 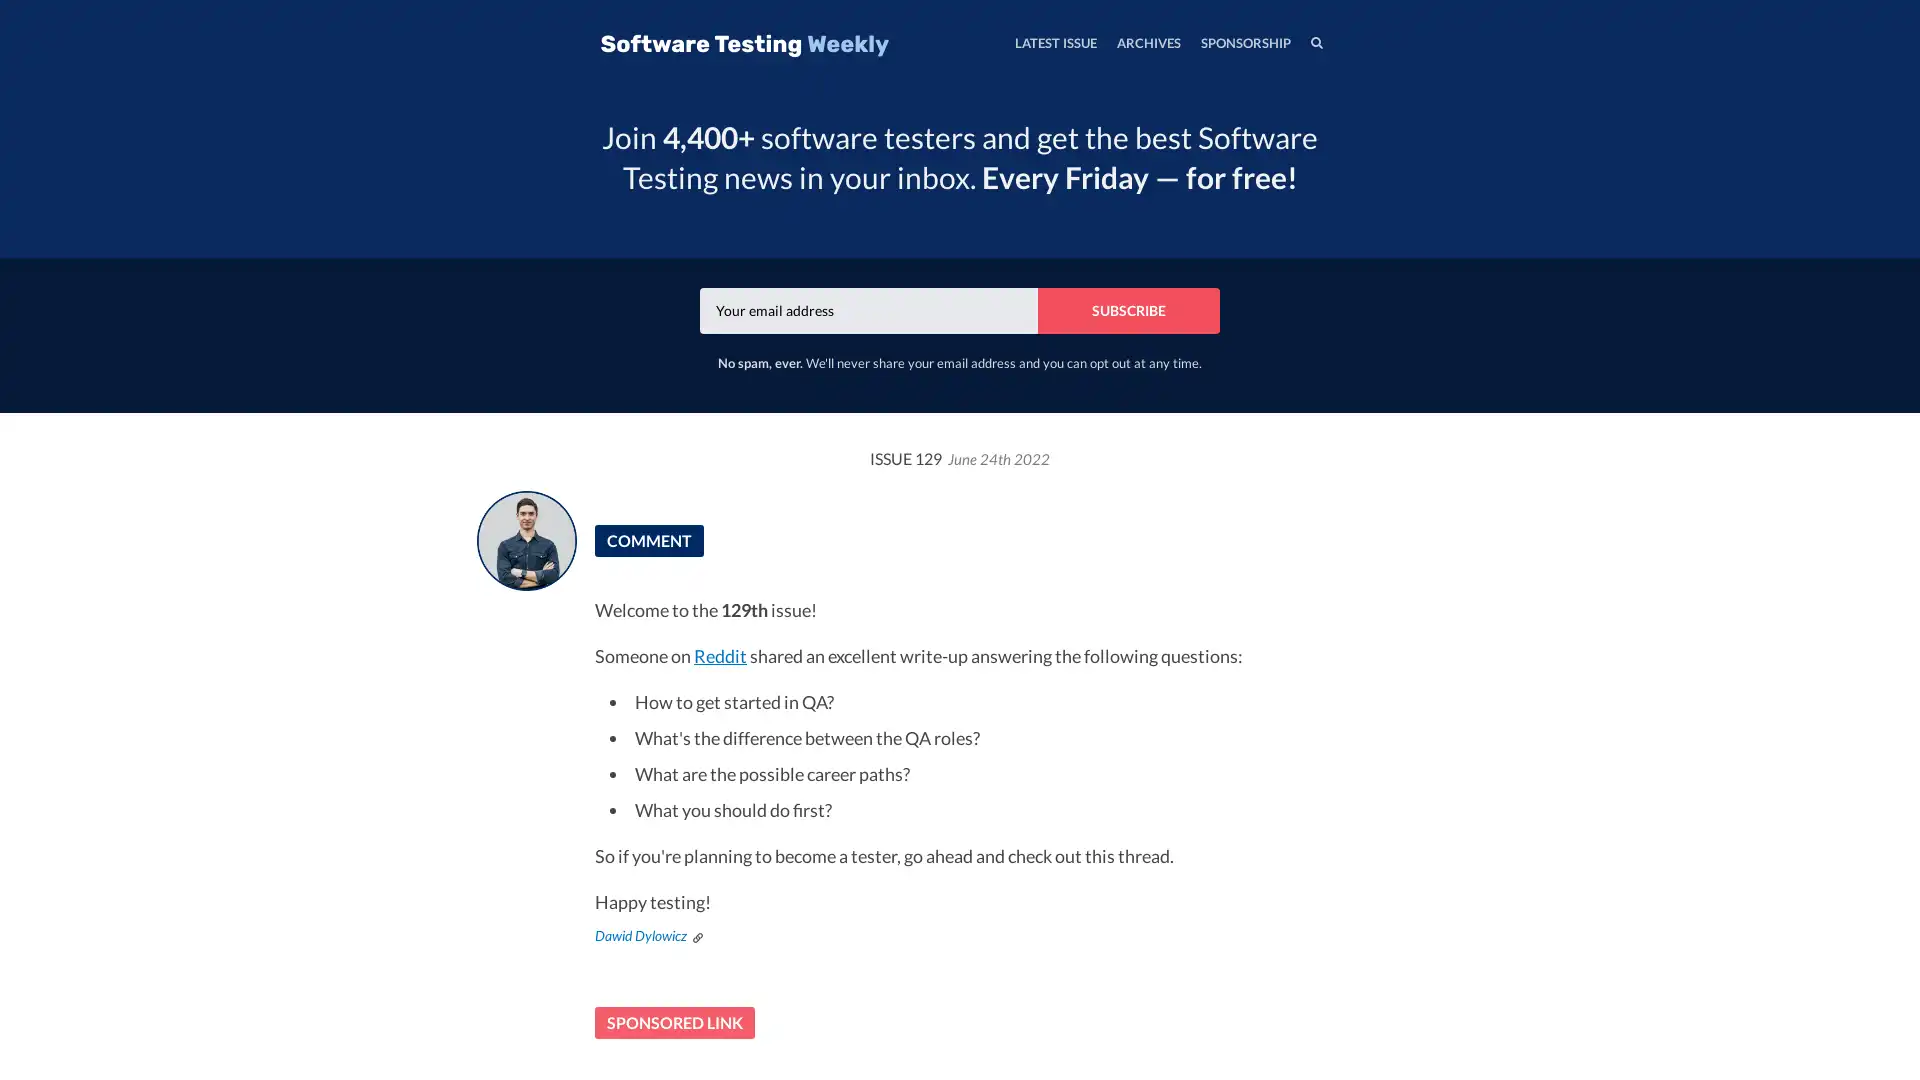 I want to click on SUBSCRIBE, so click(x=1128, y=309).